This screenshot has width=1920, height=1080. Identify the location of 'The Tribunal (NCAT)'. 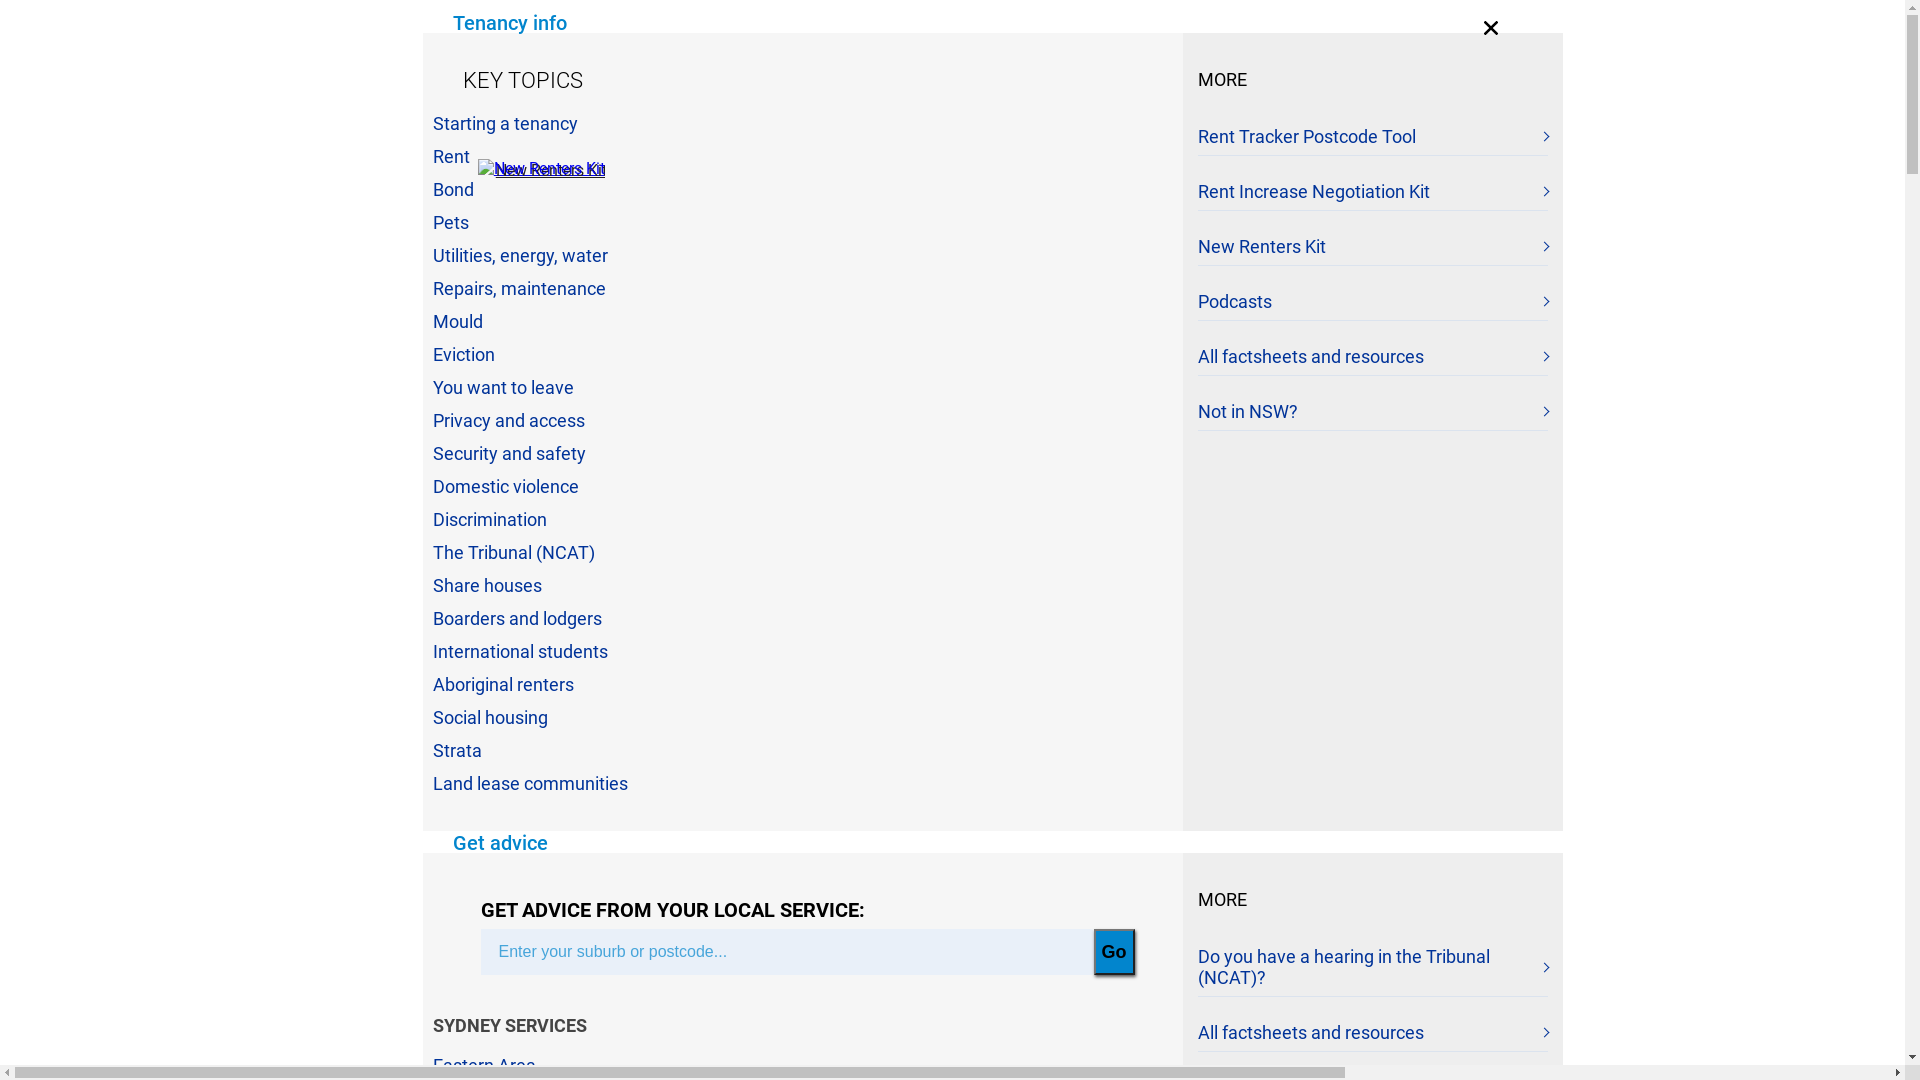
(513, 552).